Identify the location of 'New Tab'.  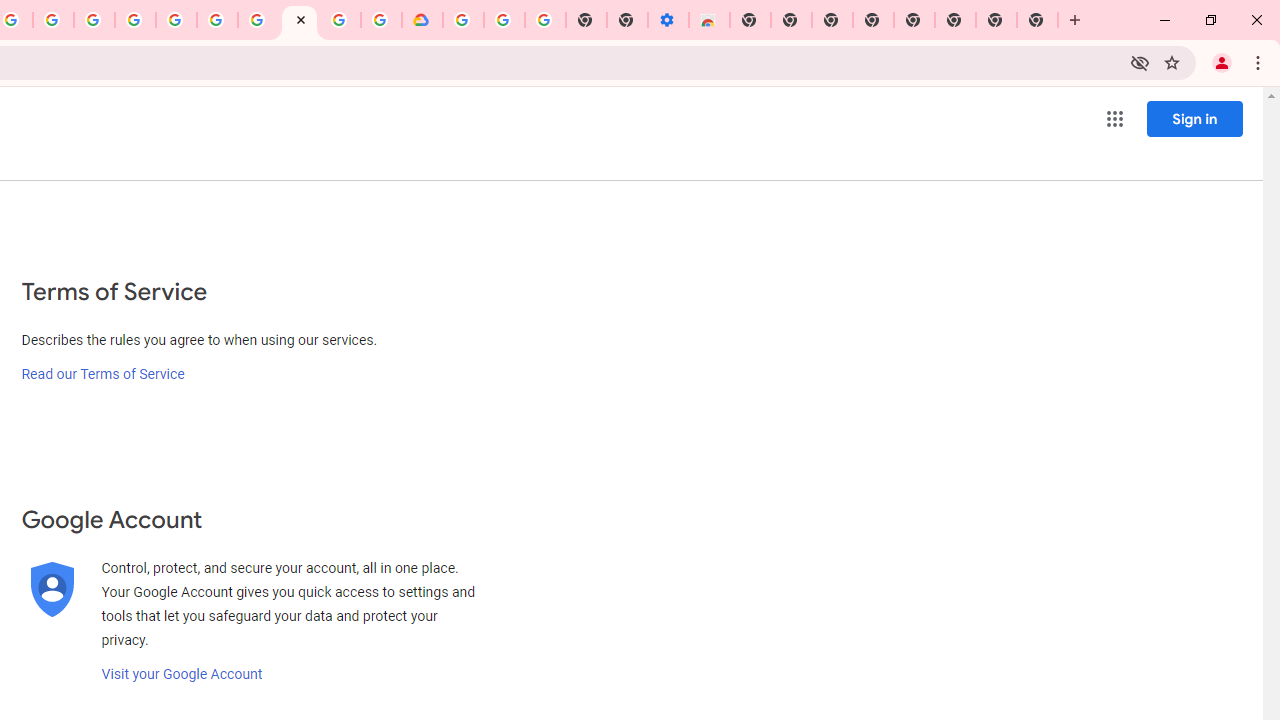
(1038, 20).